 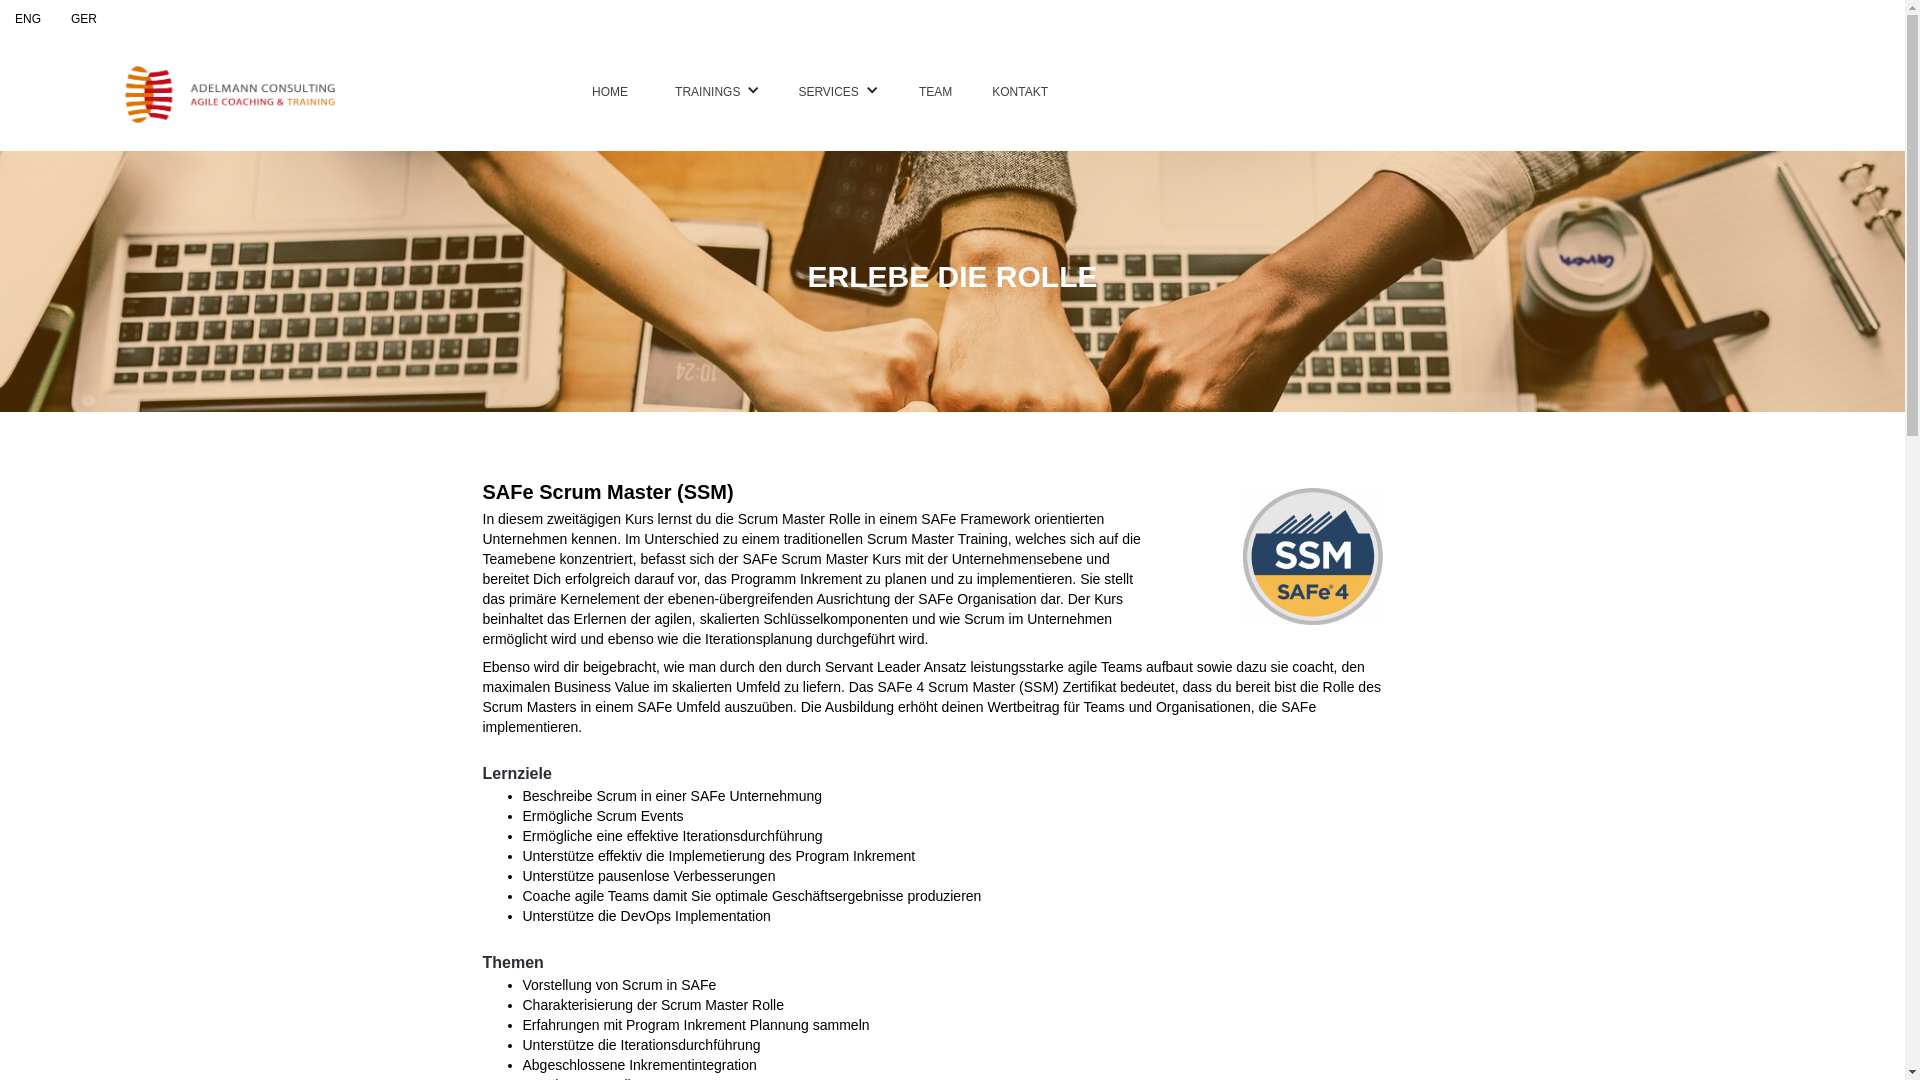 I want to click on 'HOME', so click(x=608, y=92).